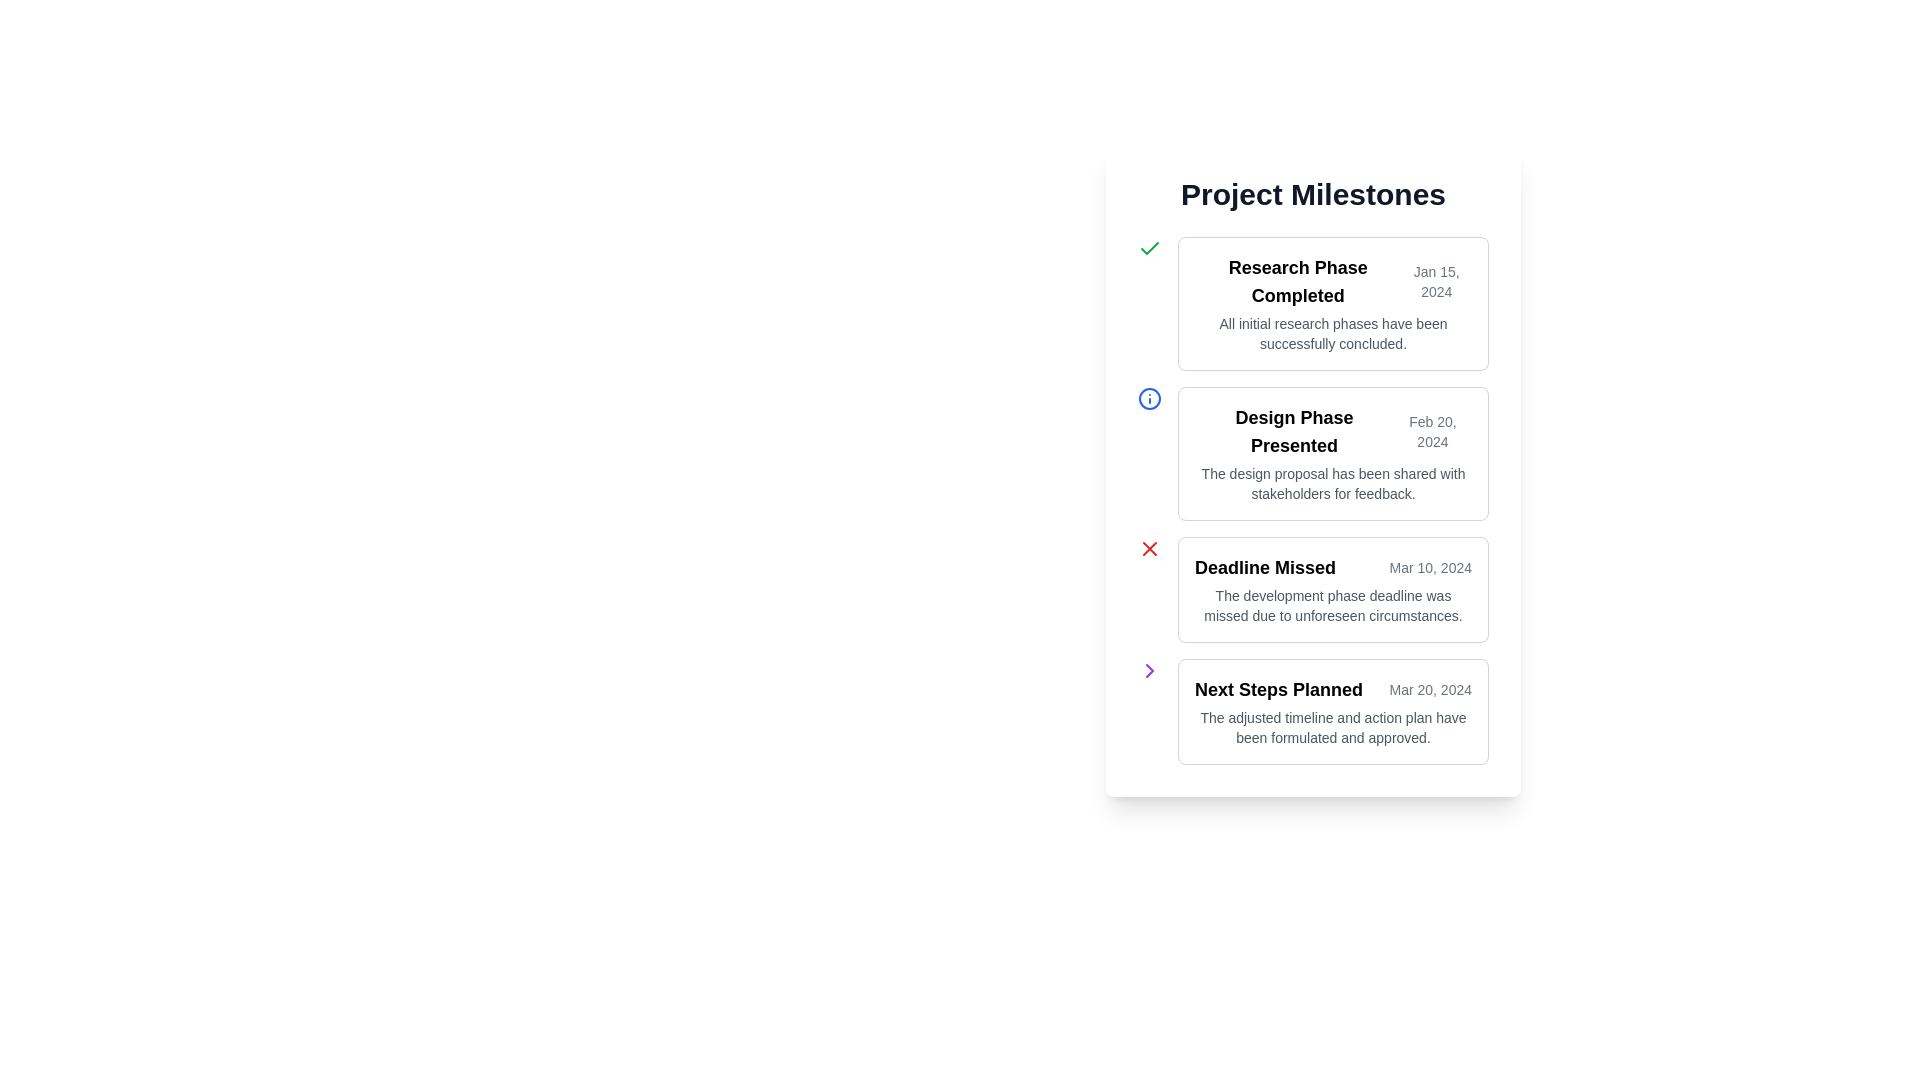 This screenshot has height=1080, width=1920. What do you see at coordinates (1150, 548) in the screenshot?
I see `the error indicator icon located at the beginning of the 'Deadline Missed' card, which is the third card in the vertical list of milestone cards` at bounding box center [1150, 548].